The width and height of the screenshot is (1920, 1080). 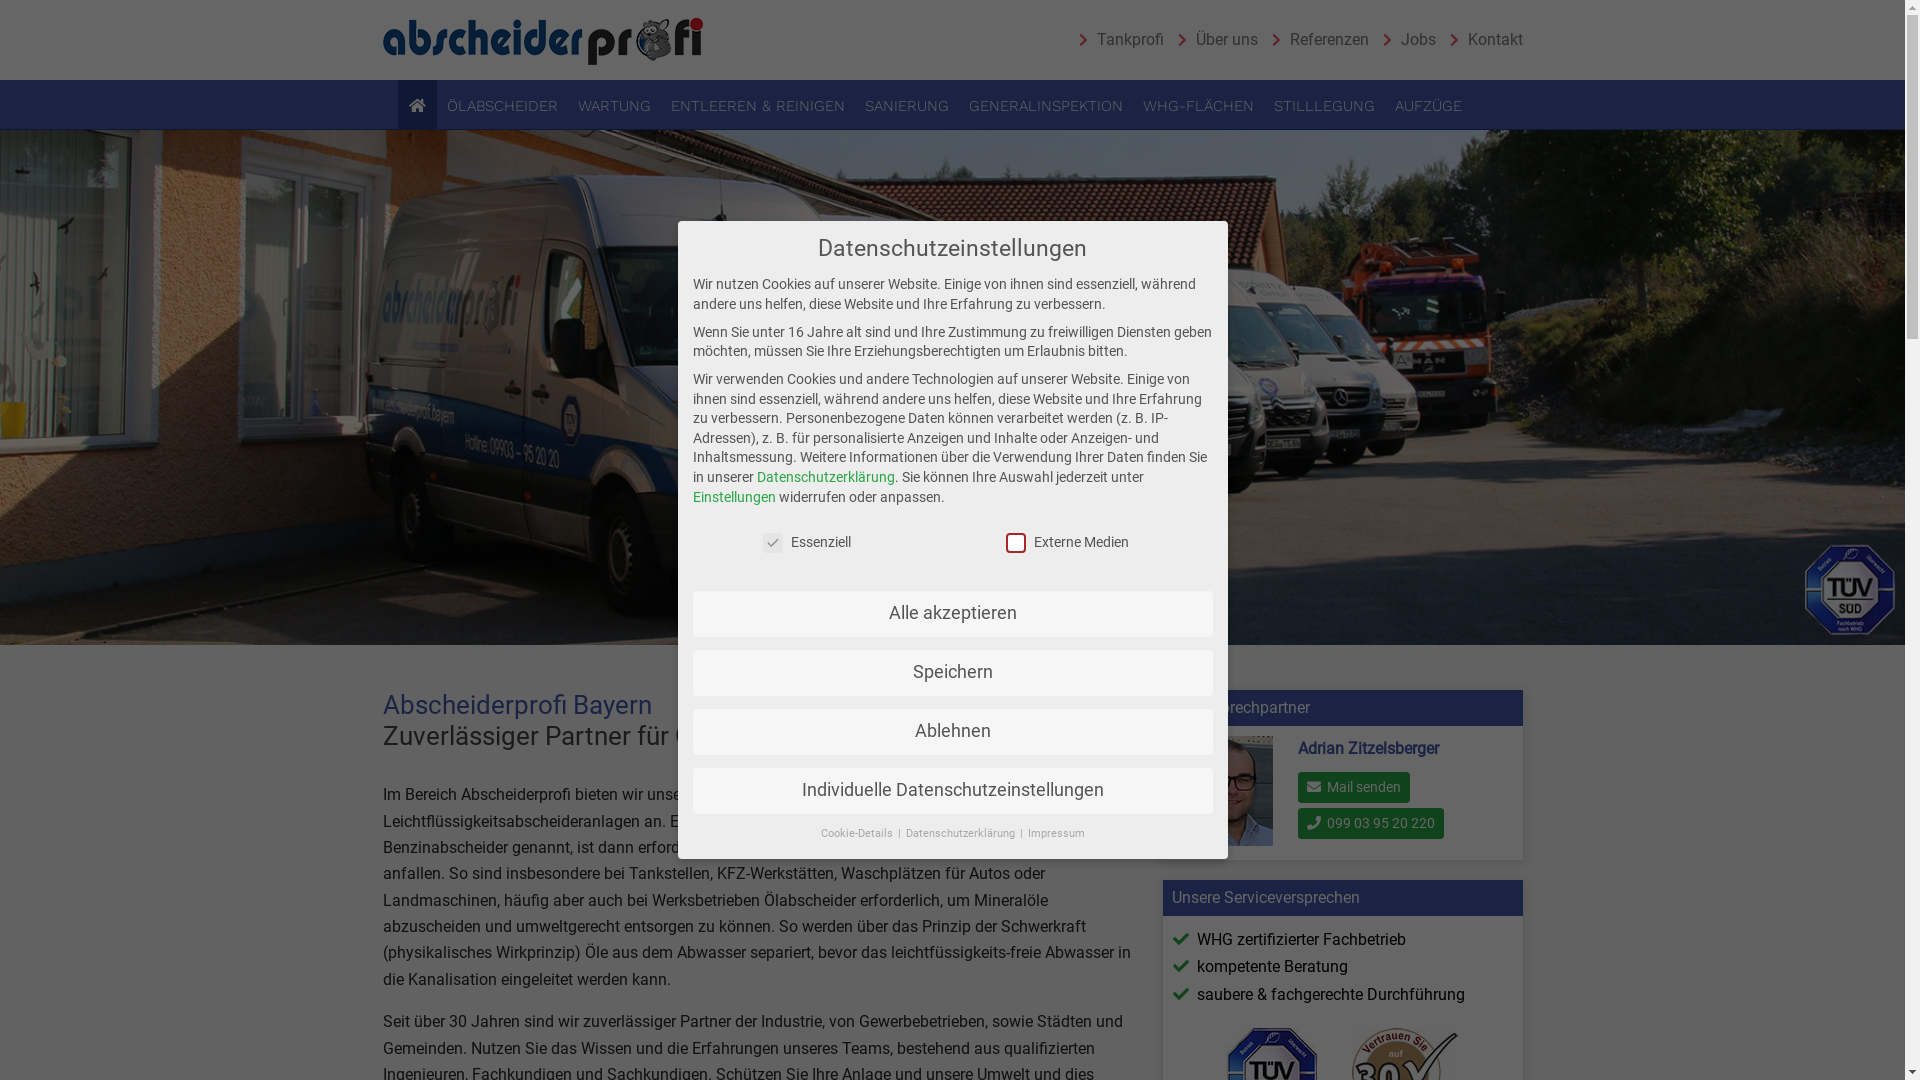 What do you see at coordinates (1402, 39) in the screenshot?
I see `'Jobs'` at bounding box center [1402, 39].